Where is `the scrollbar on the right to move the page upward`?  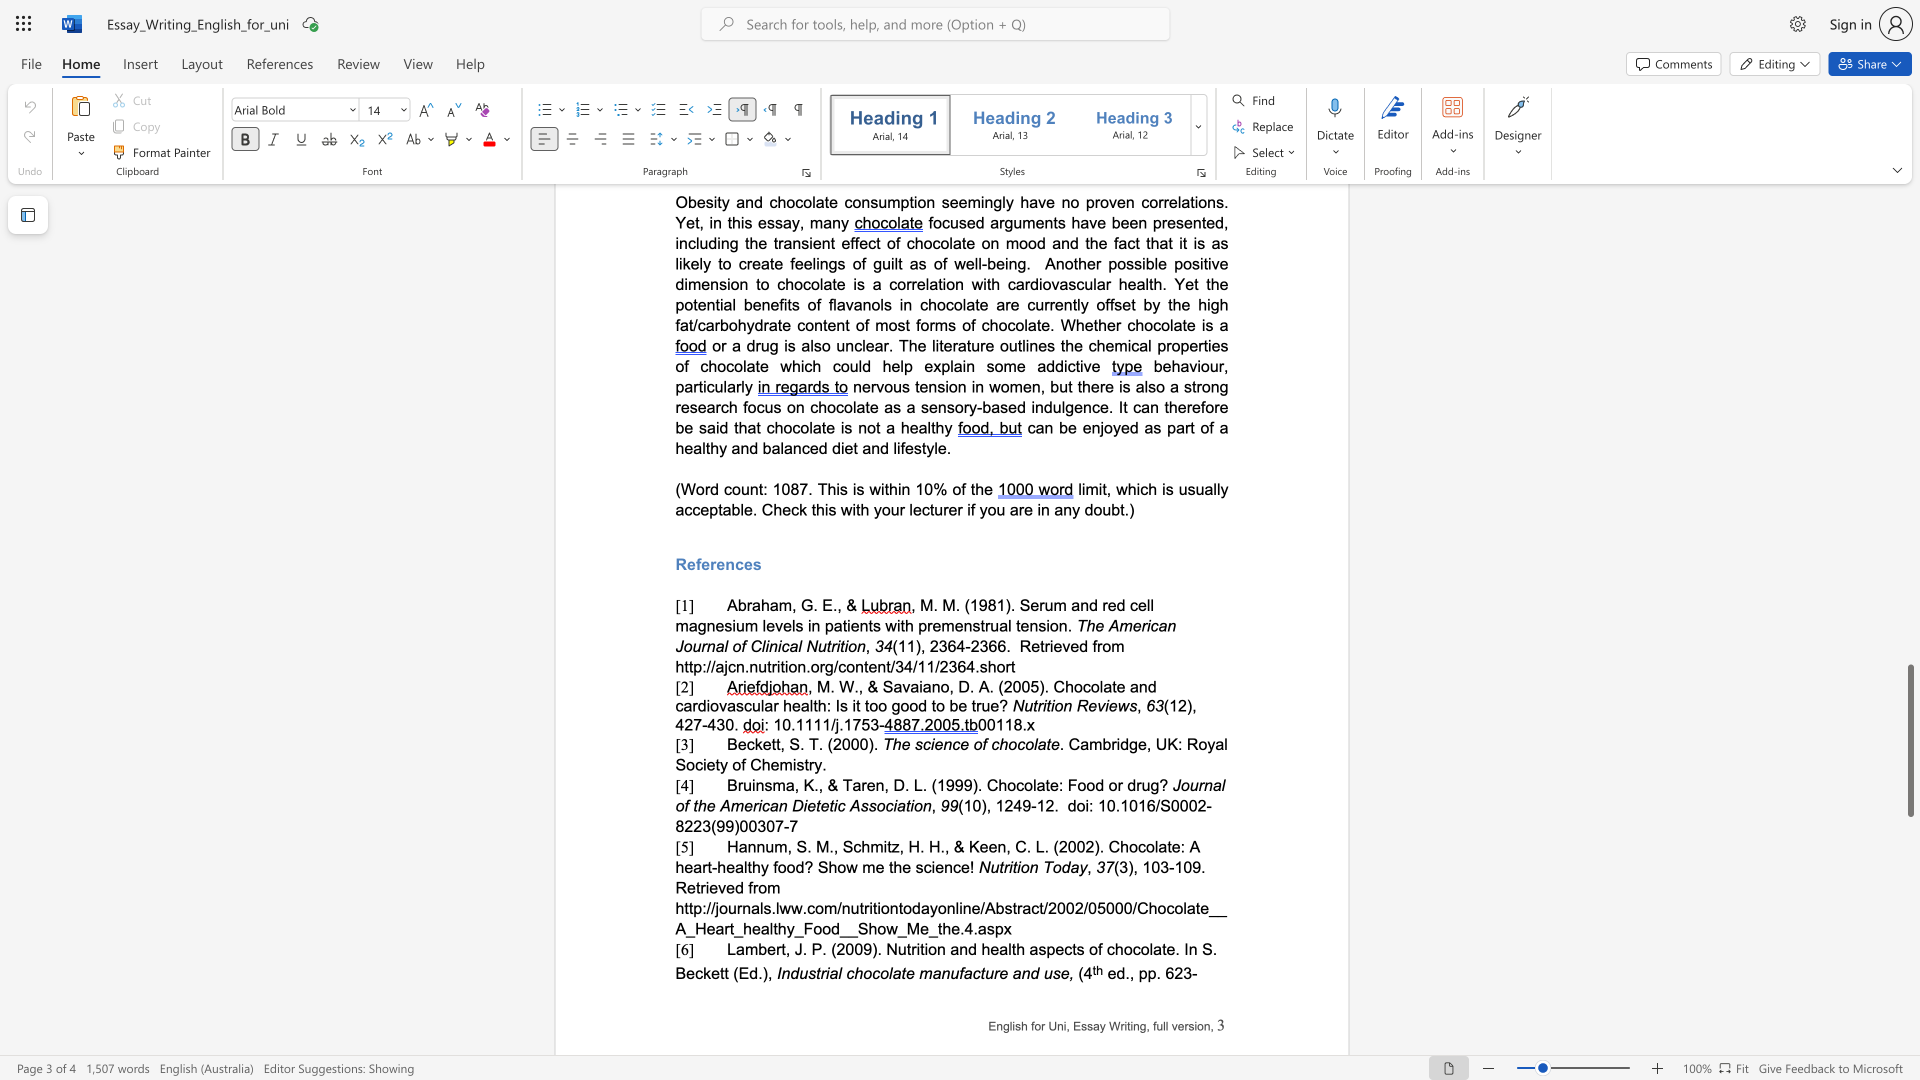
the scrollbar on the right to move the page upward is located at coordinates (1909, 249).